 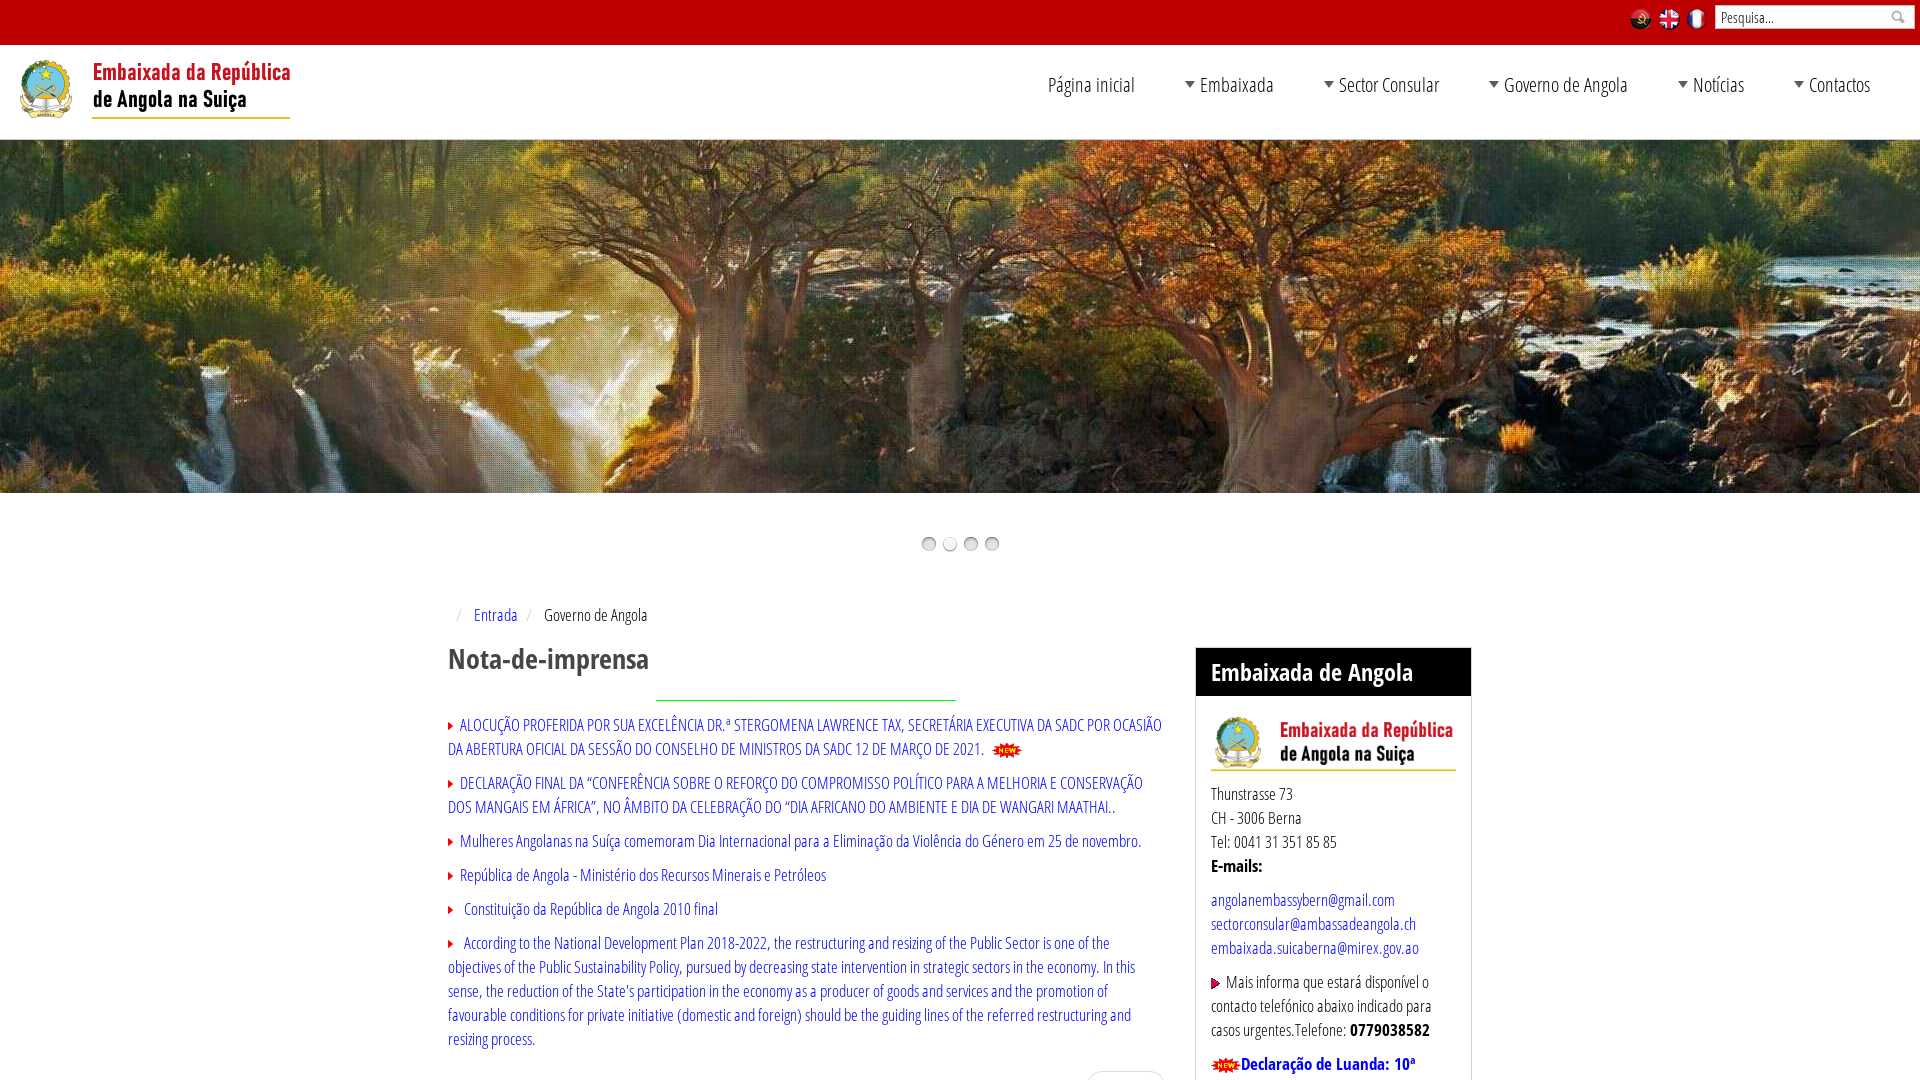 I want to click on 'angolanembassybern@gmail.com', so click(x=1302, y=898).